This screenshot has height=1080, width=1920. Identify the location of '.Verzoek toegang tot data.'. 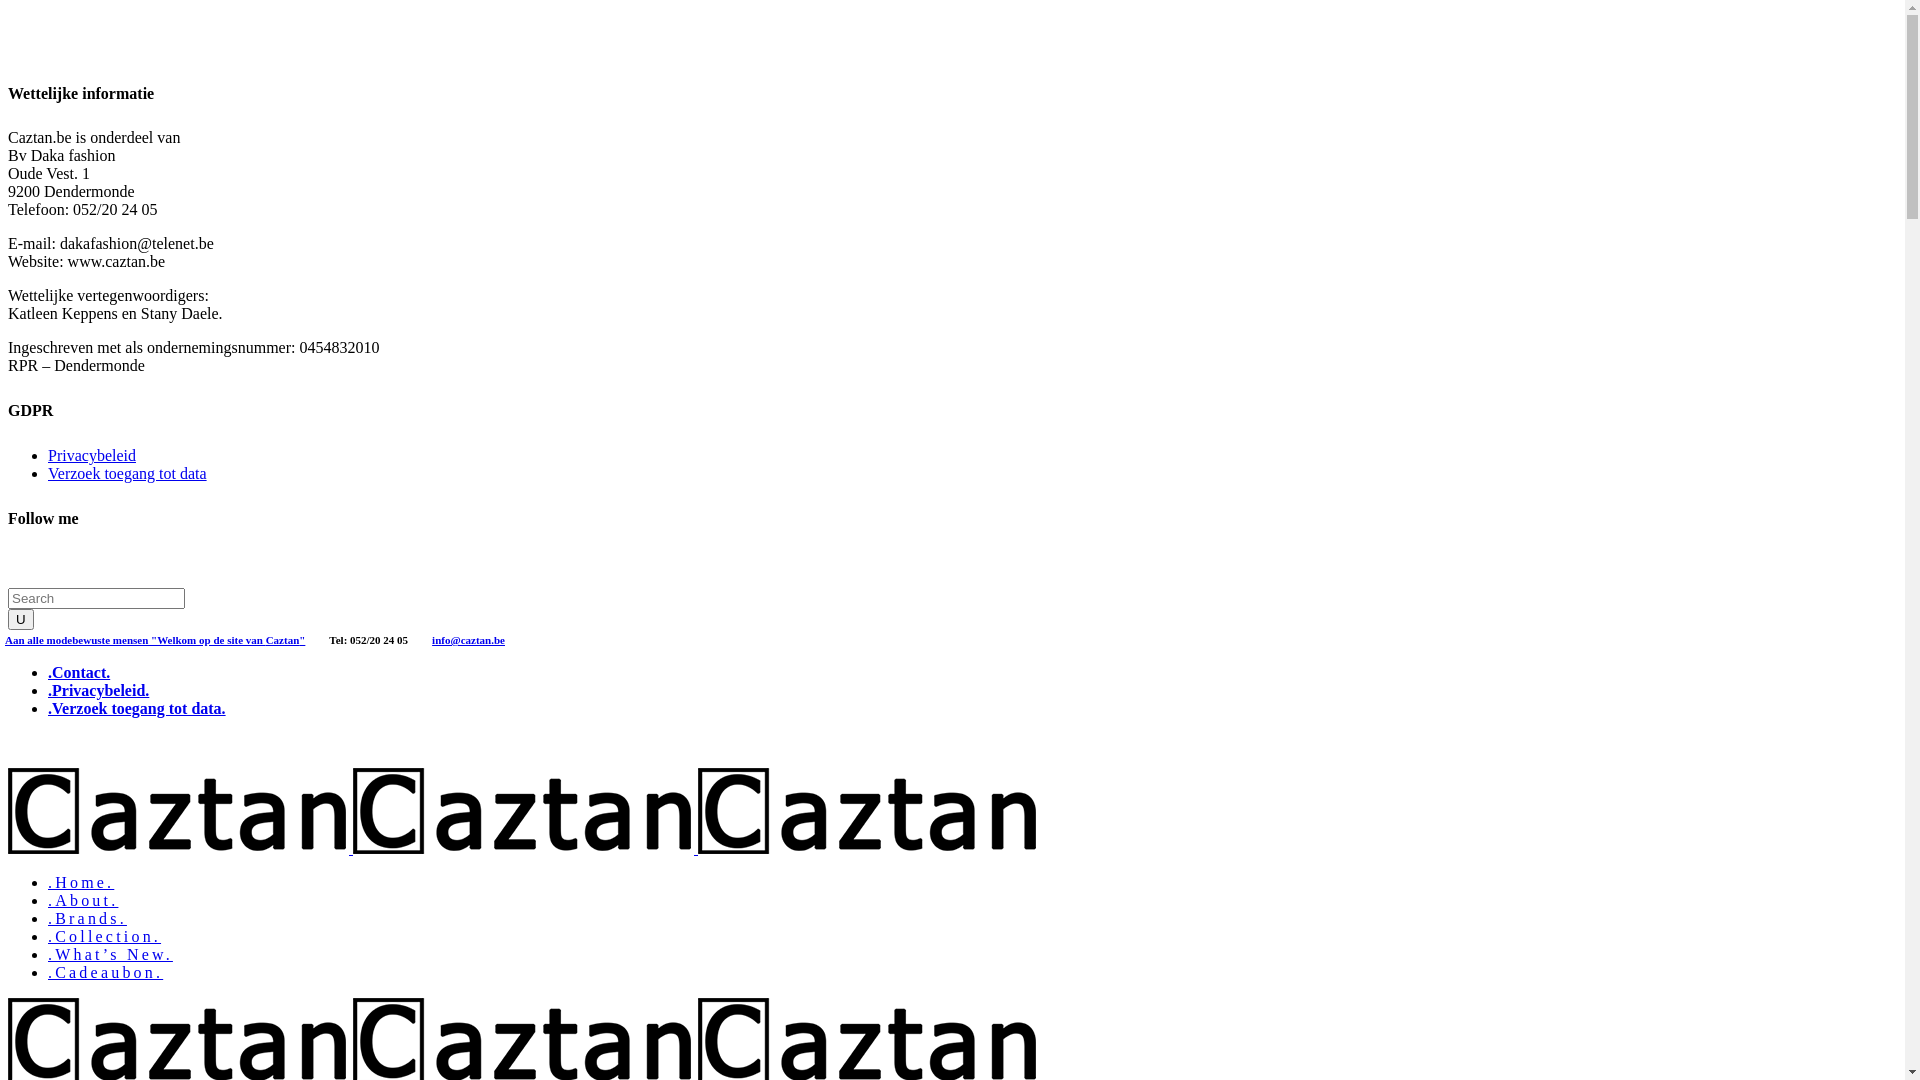
(48, 707).